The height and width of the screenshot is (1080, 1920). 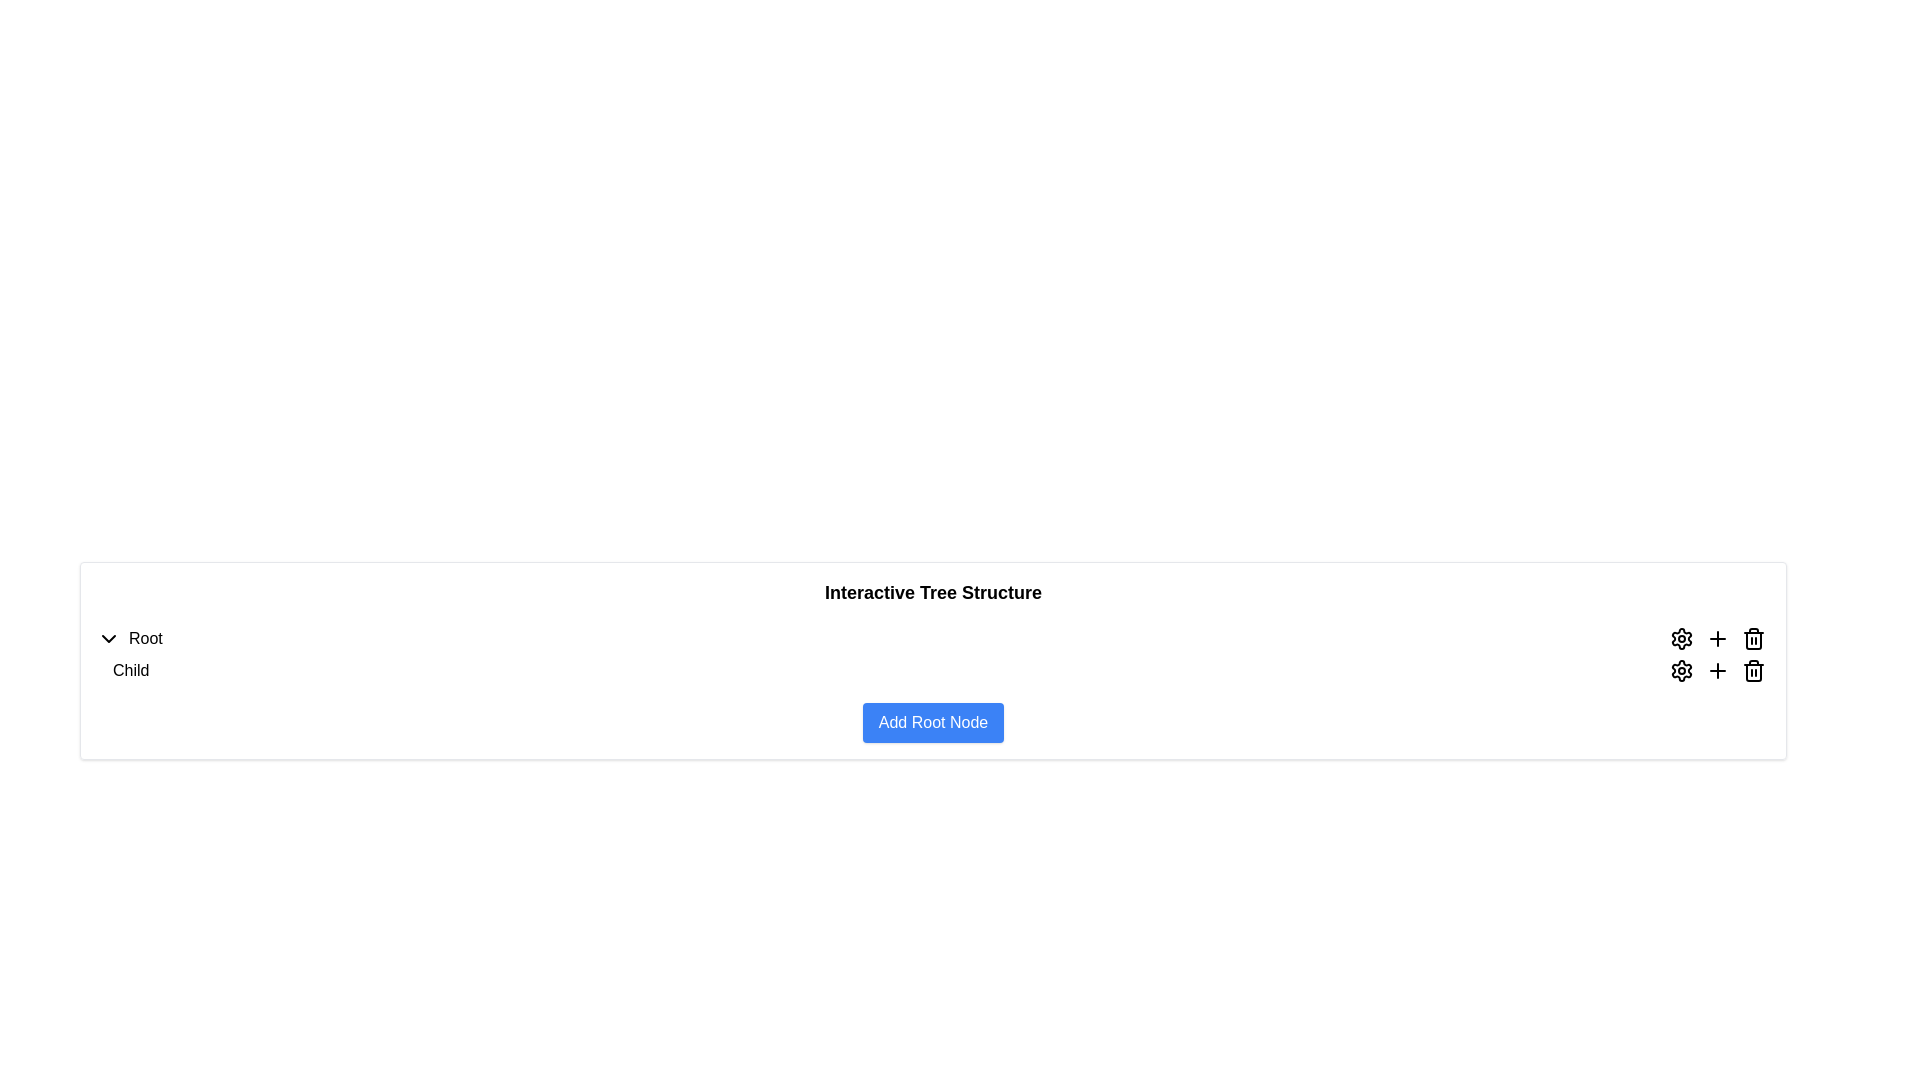 I want to click on the trash icon located at the far right of the horizontal options row to initiate the delete action, so click(x=1752, y=671).